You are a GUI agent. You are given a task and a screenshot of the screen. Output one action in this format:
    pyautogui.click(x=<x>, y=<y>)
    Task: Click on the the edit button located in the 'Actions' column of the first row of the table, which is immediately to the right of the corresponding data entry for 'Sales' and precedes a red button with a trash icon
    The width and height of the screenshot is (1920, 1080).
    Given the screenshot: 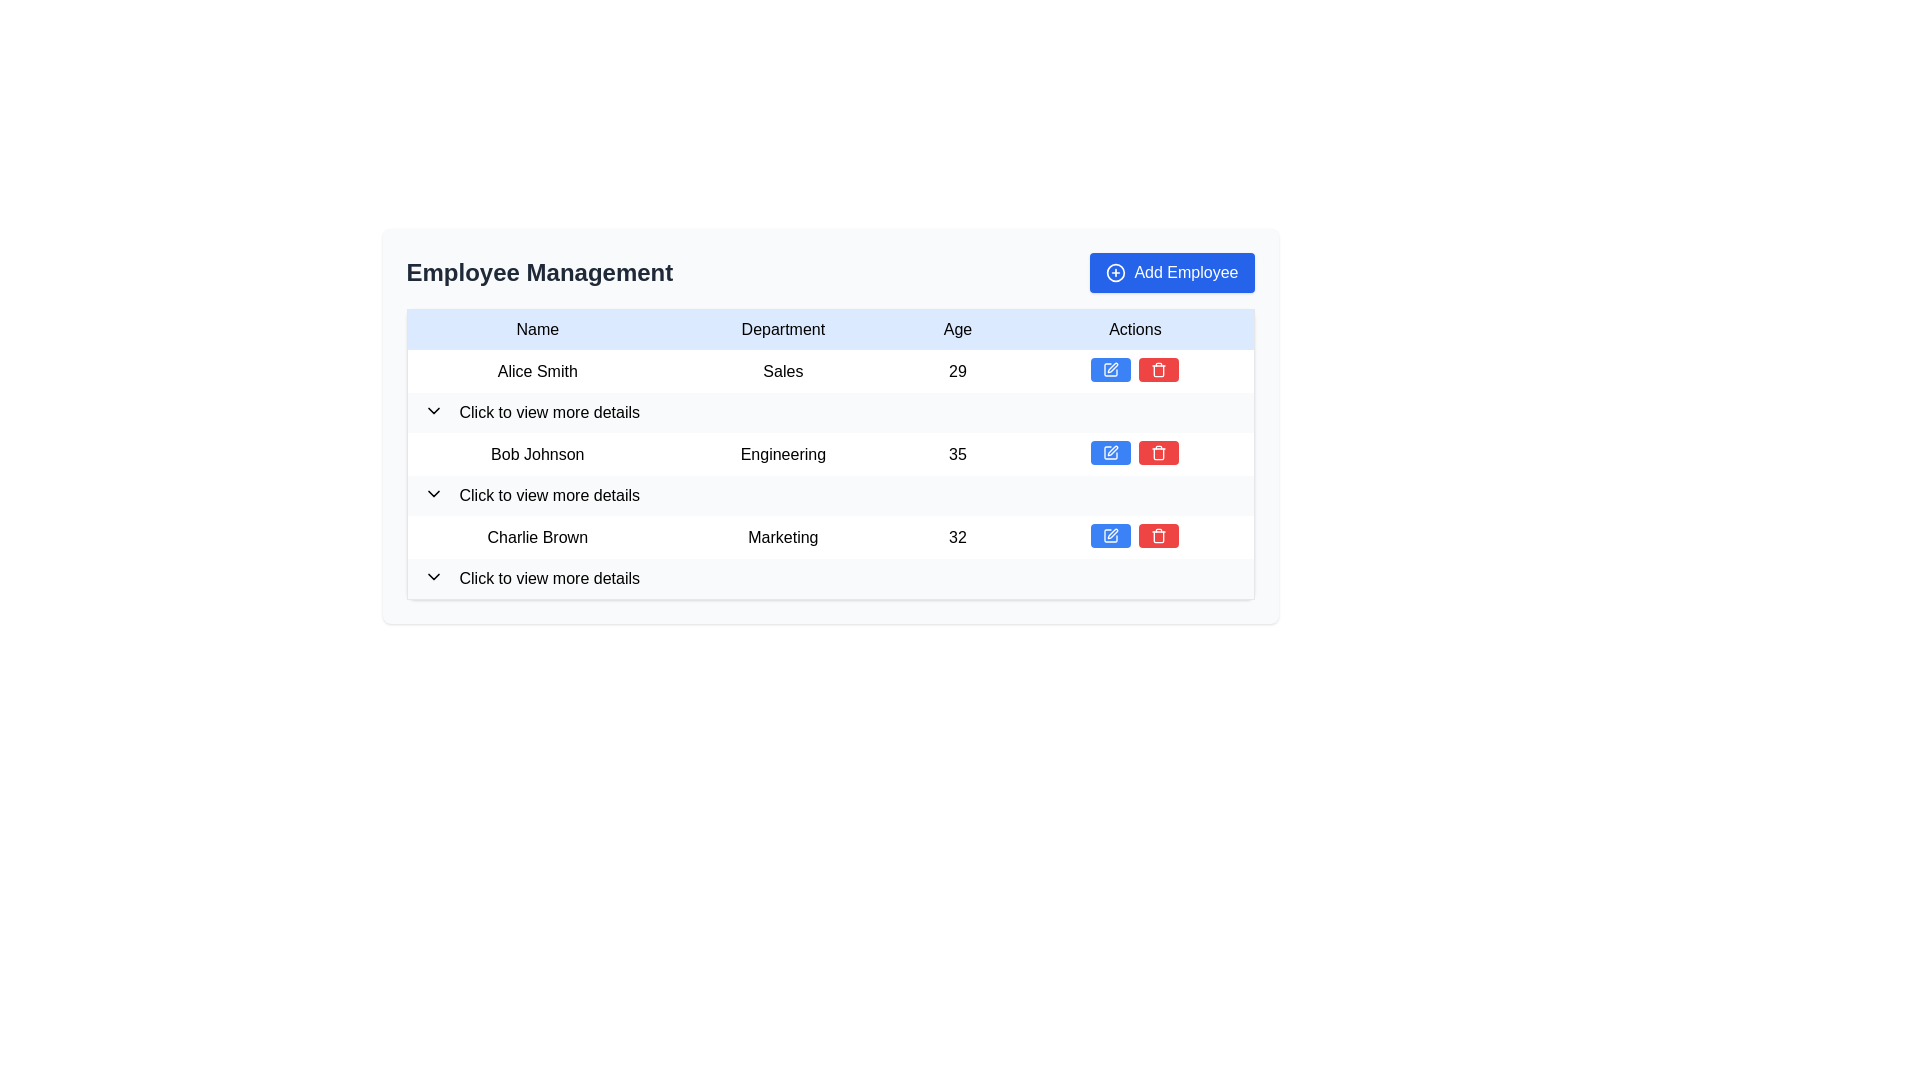 What is the action you would take?
    pyautogui.click(x=1110, y=370)
    